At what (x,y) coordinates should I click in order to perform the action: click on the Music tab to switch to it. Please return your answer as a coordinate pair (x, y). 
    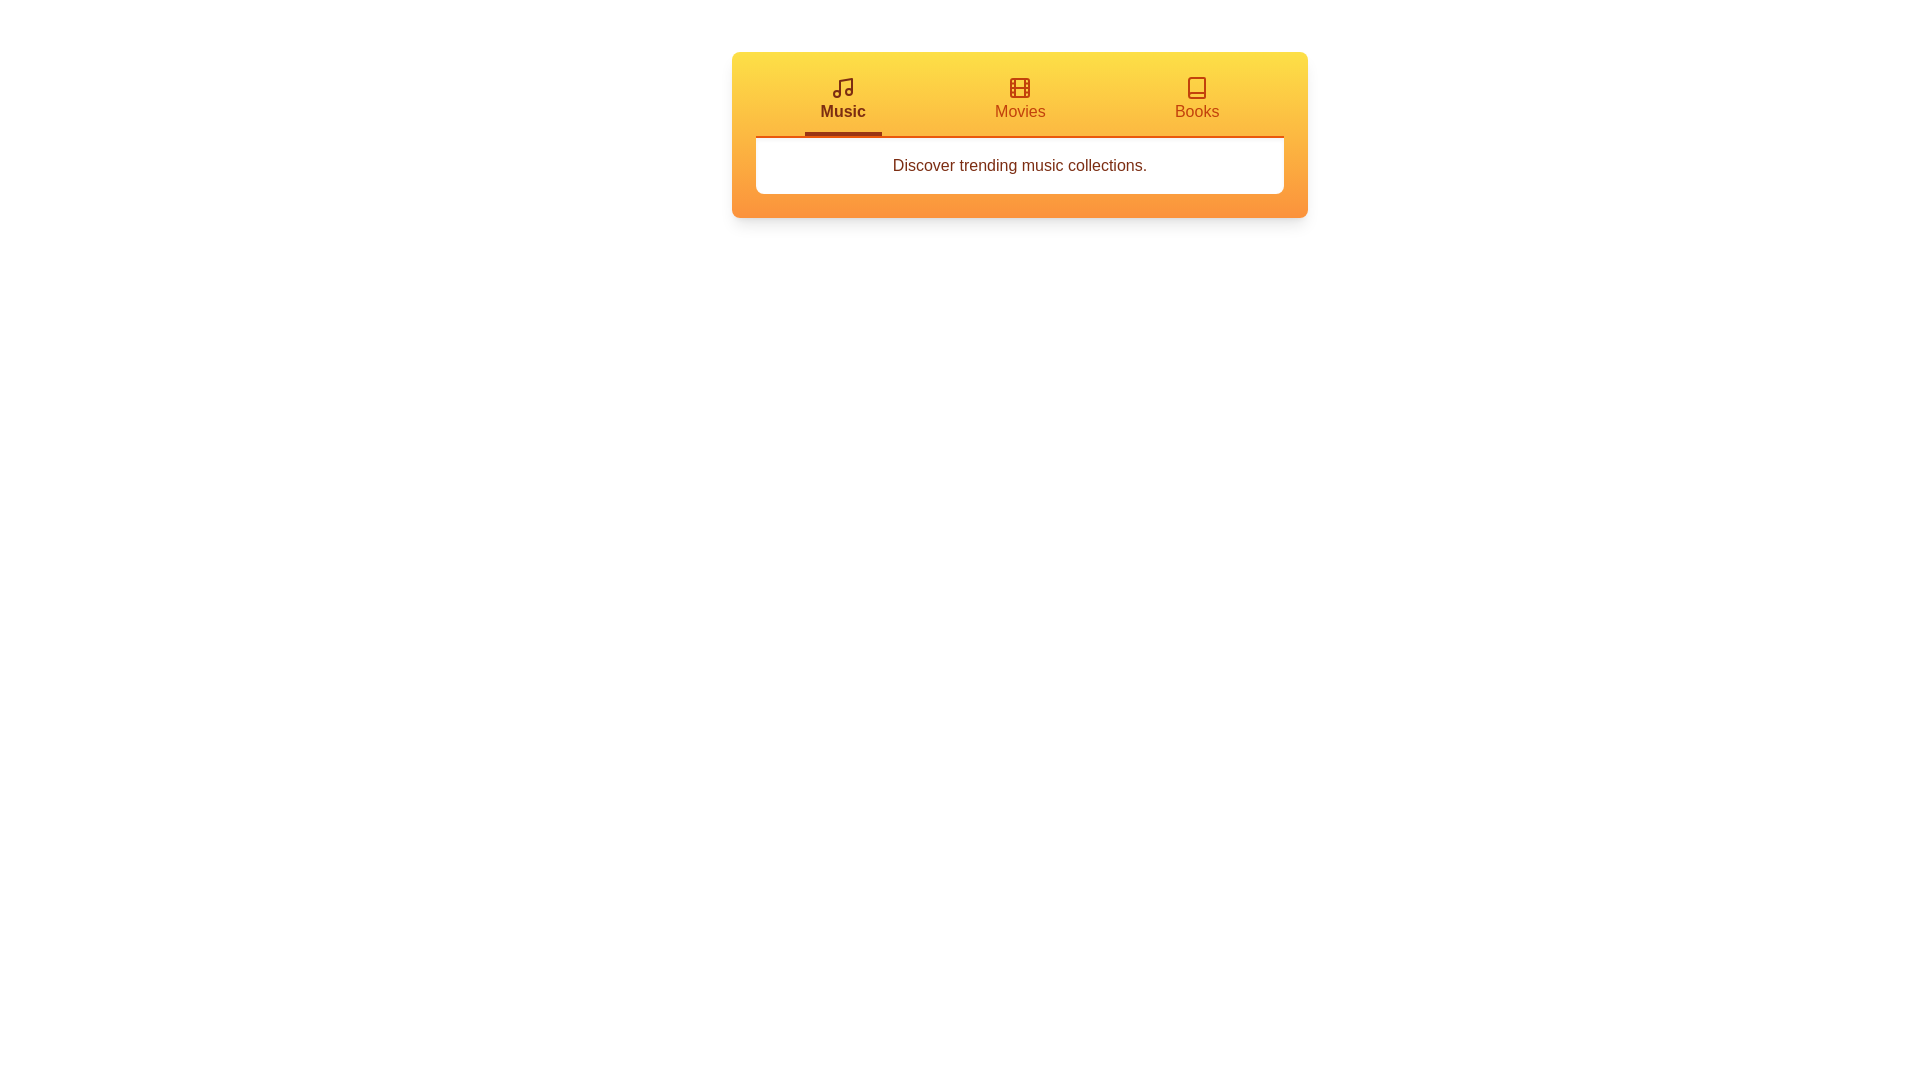
    Looking at the image, I should click on (843, 105).